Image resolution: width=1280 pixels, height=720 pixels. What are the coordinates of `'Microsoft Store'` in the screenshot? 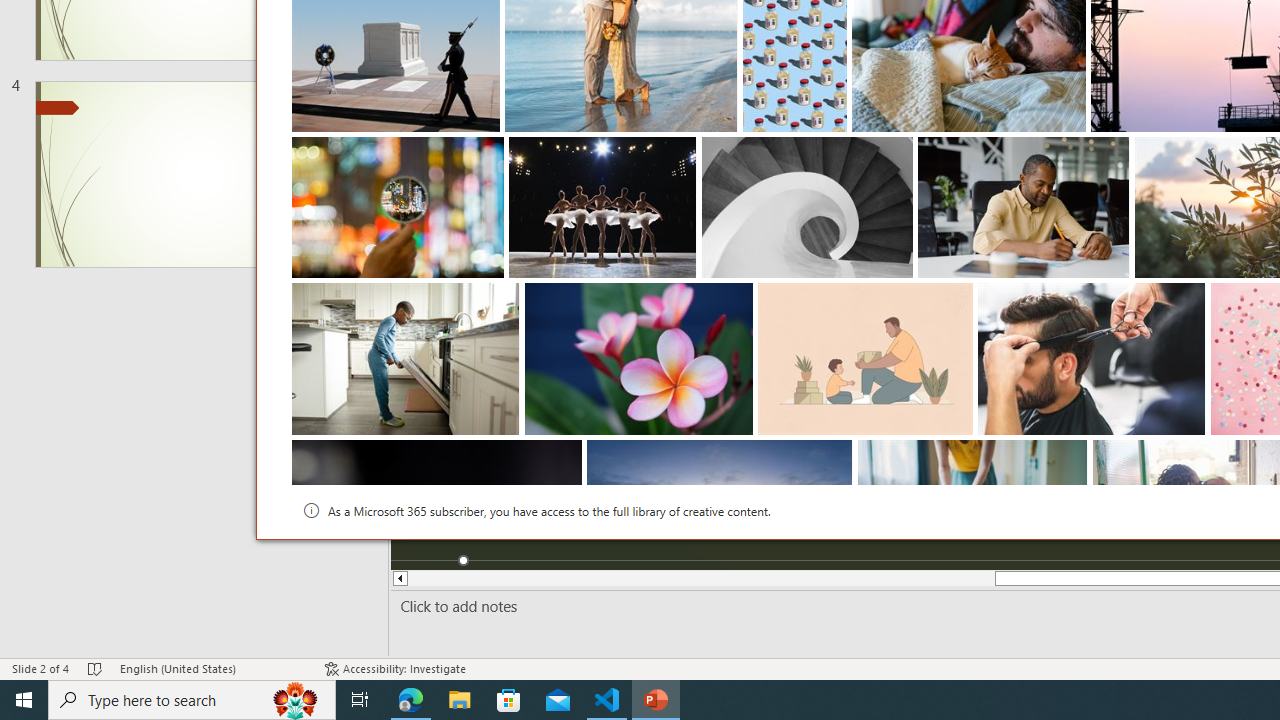 It's located at (509, 698).